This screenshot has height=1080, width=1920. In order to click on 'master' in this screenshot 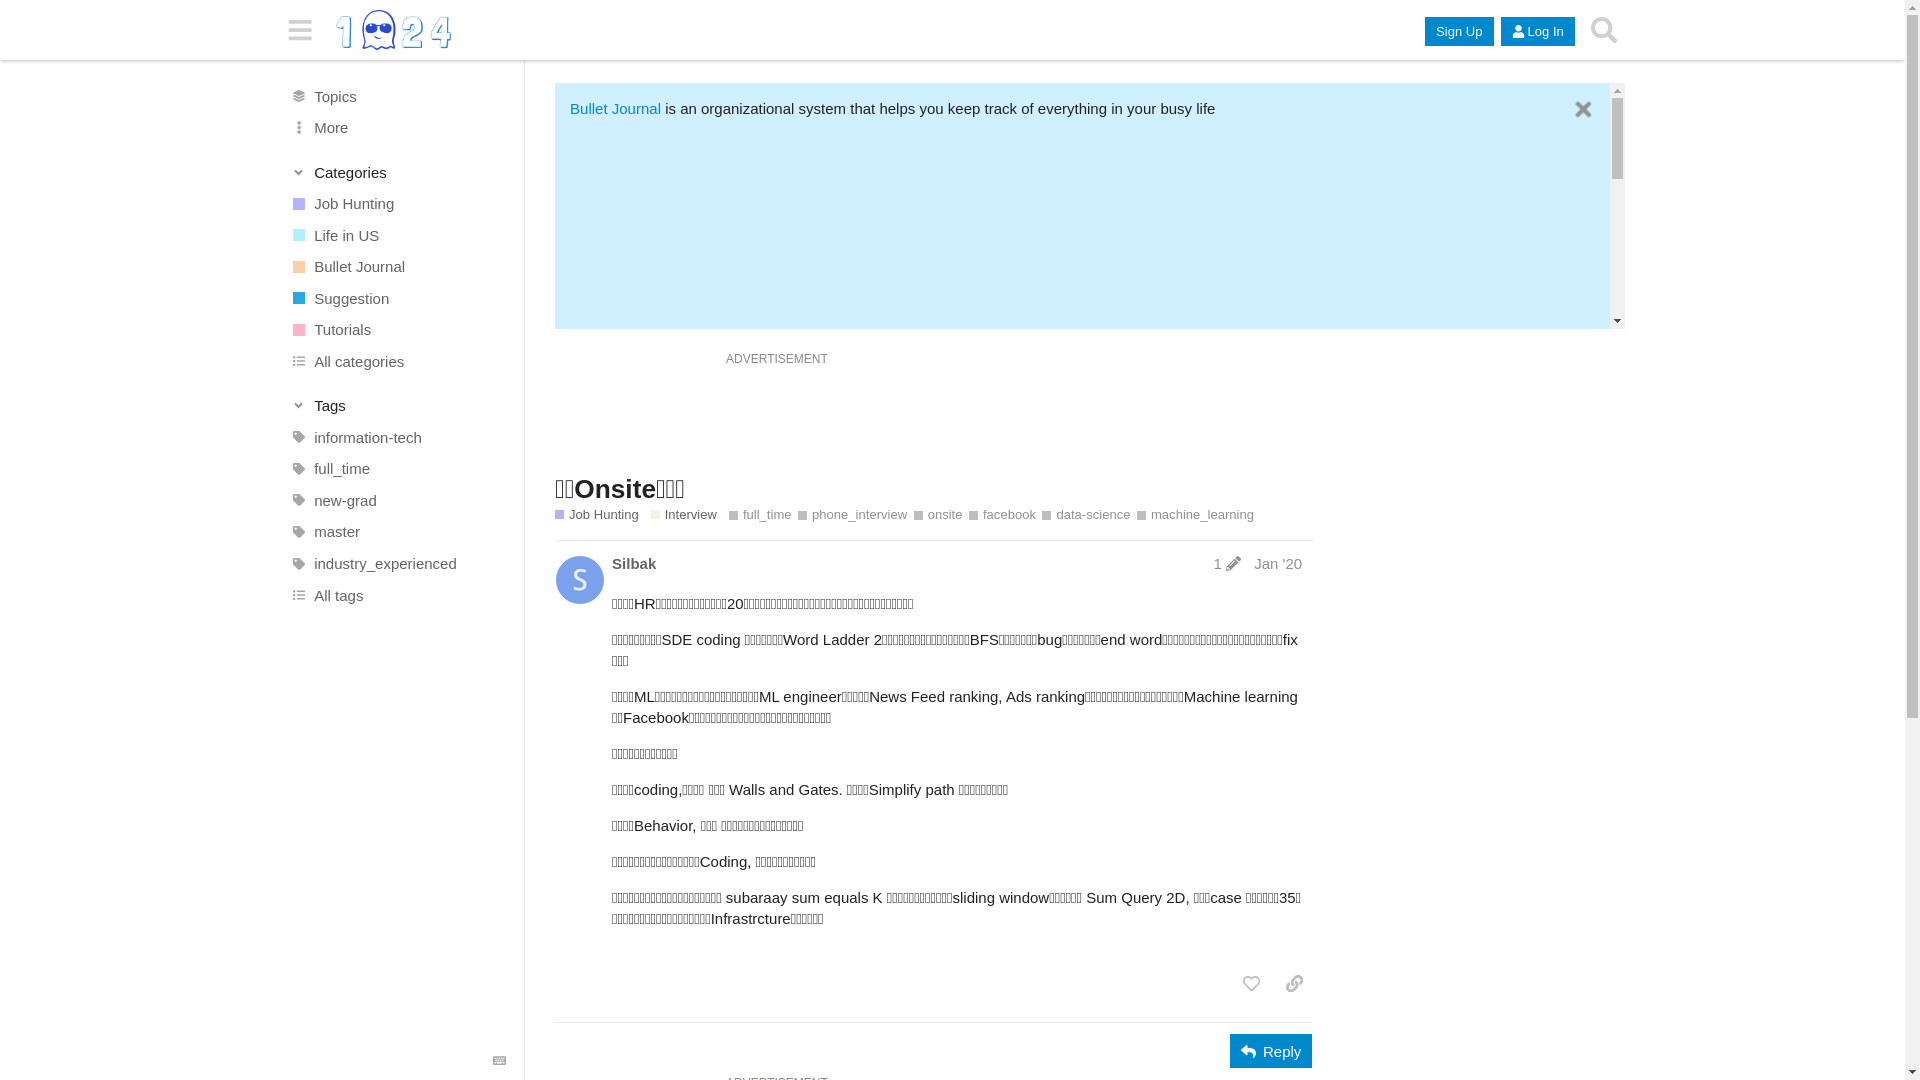, I will do `click(397, 531)`.